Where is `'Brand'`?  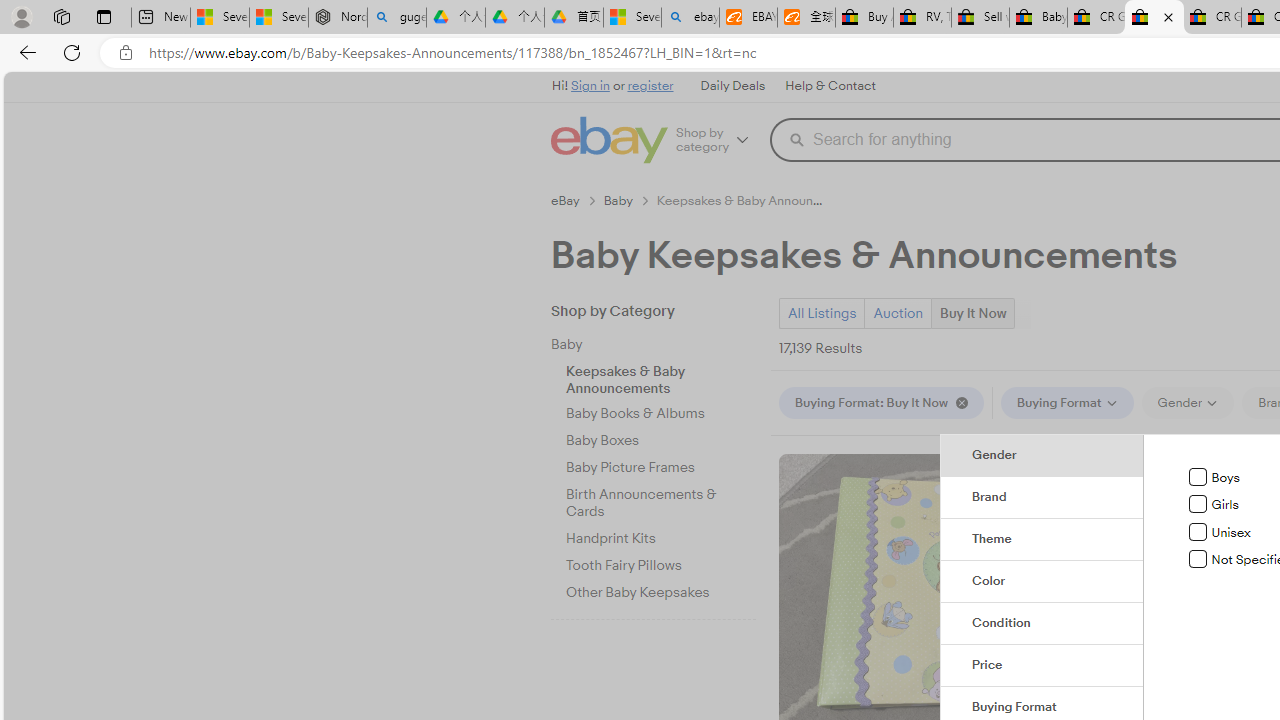 'Brand' is located at coordinates (1041, 496).